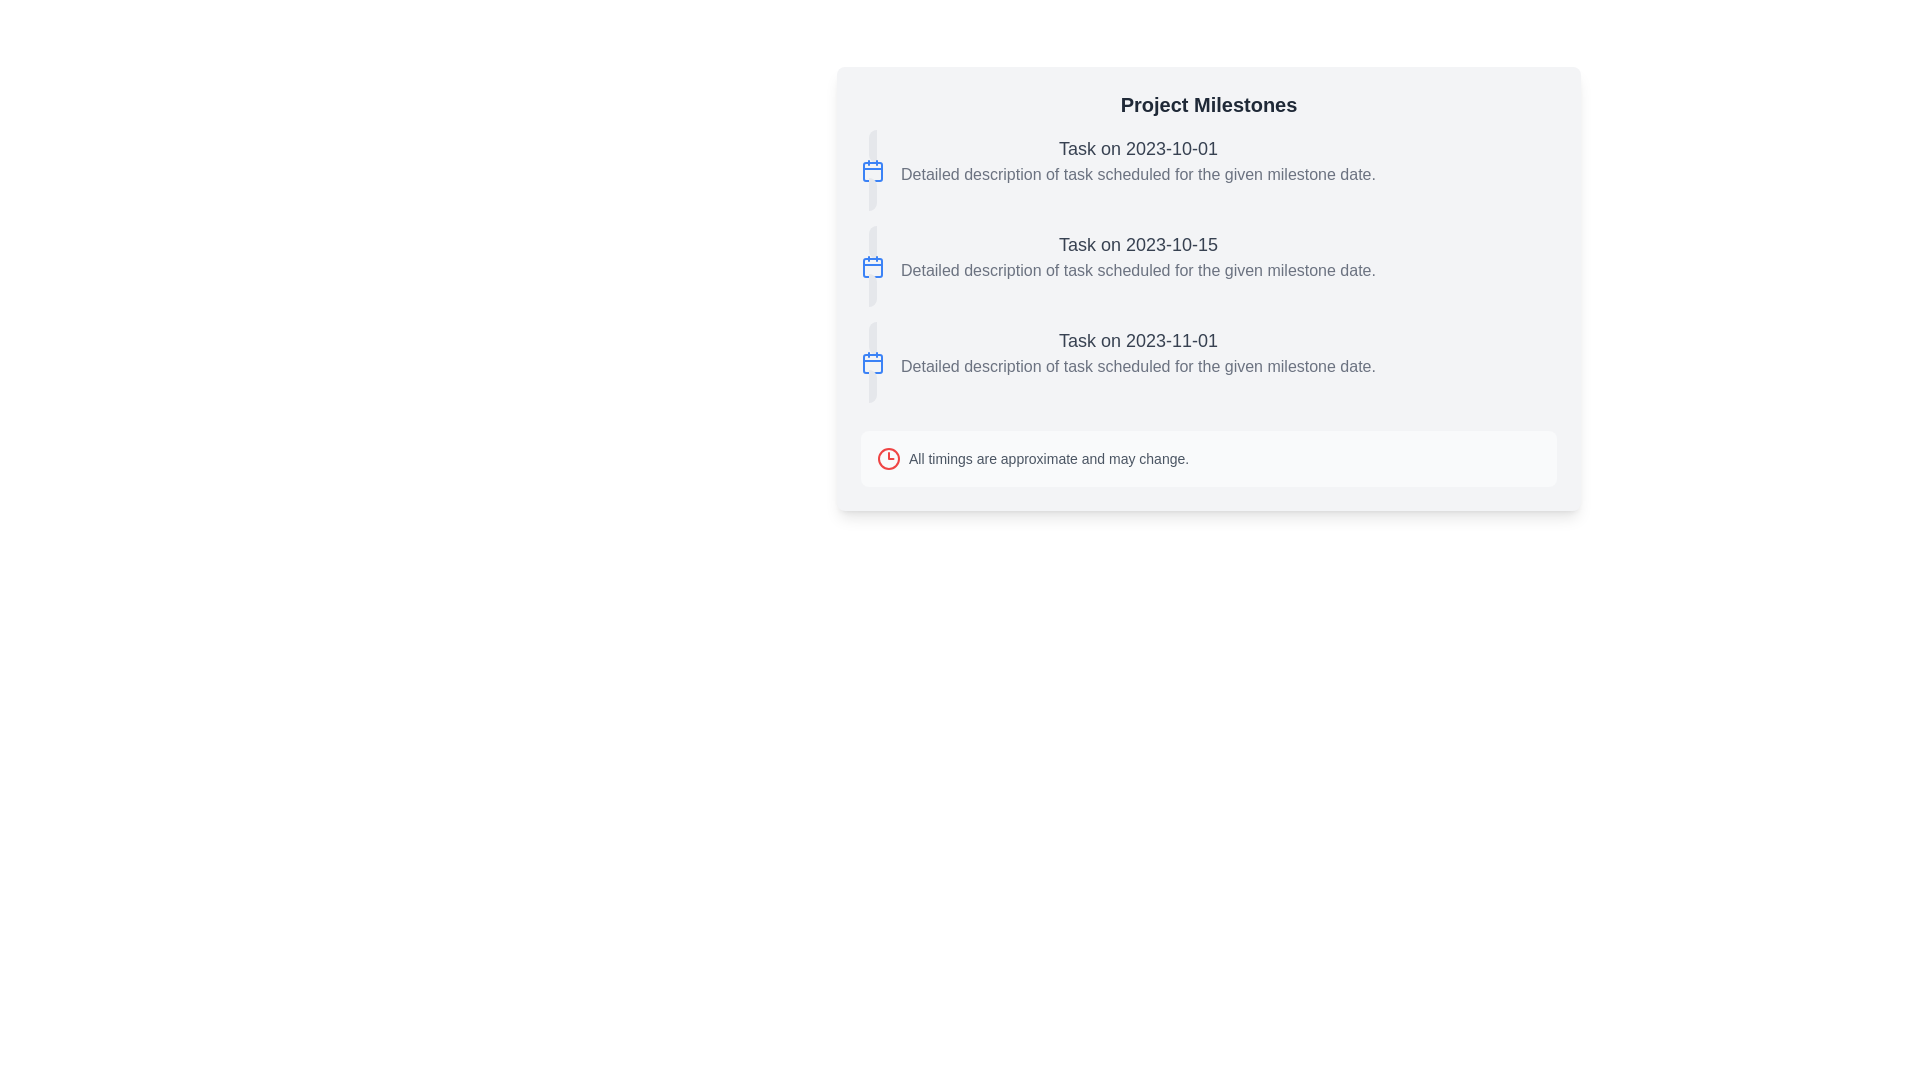 The image size is (1920, 1080). Describe the element at coordinates (873, 169) in the screenshot. I see `the calendar icon located to the left of the text 'Task on 2023-10-01', which is a square with rounded corners and blue strokes` at that location.